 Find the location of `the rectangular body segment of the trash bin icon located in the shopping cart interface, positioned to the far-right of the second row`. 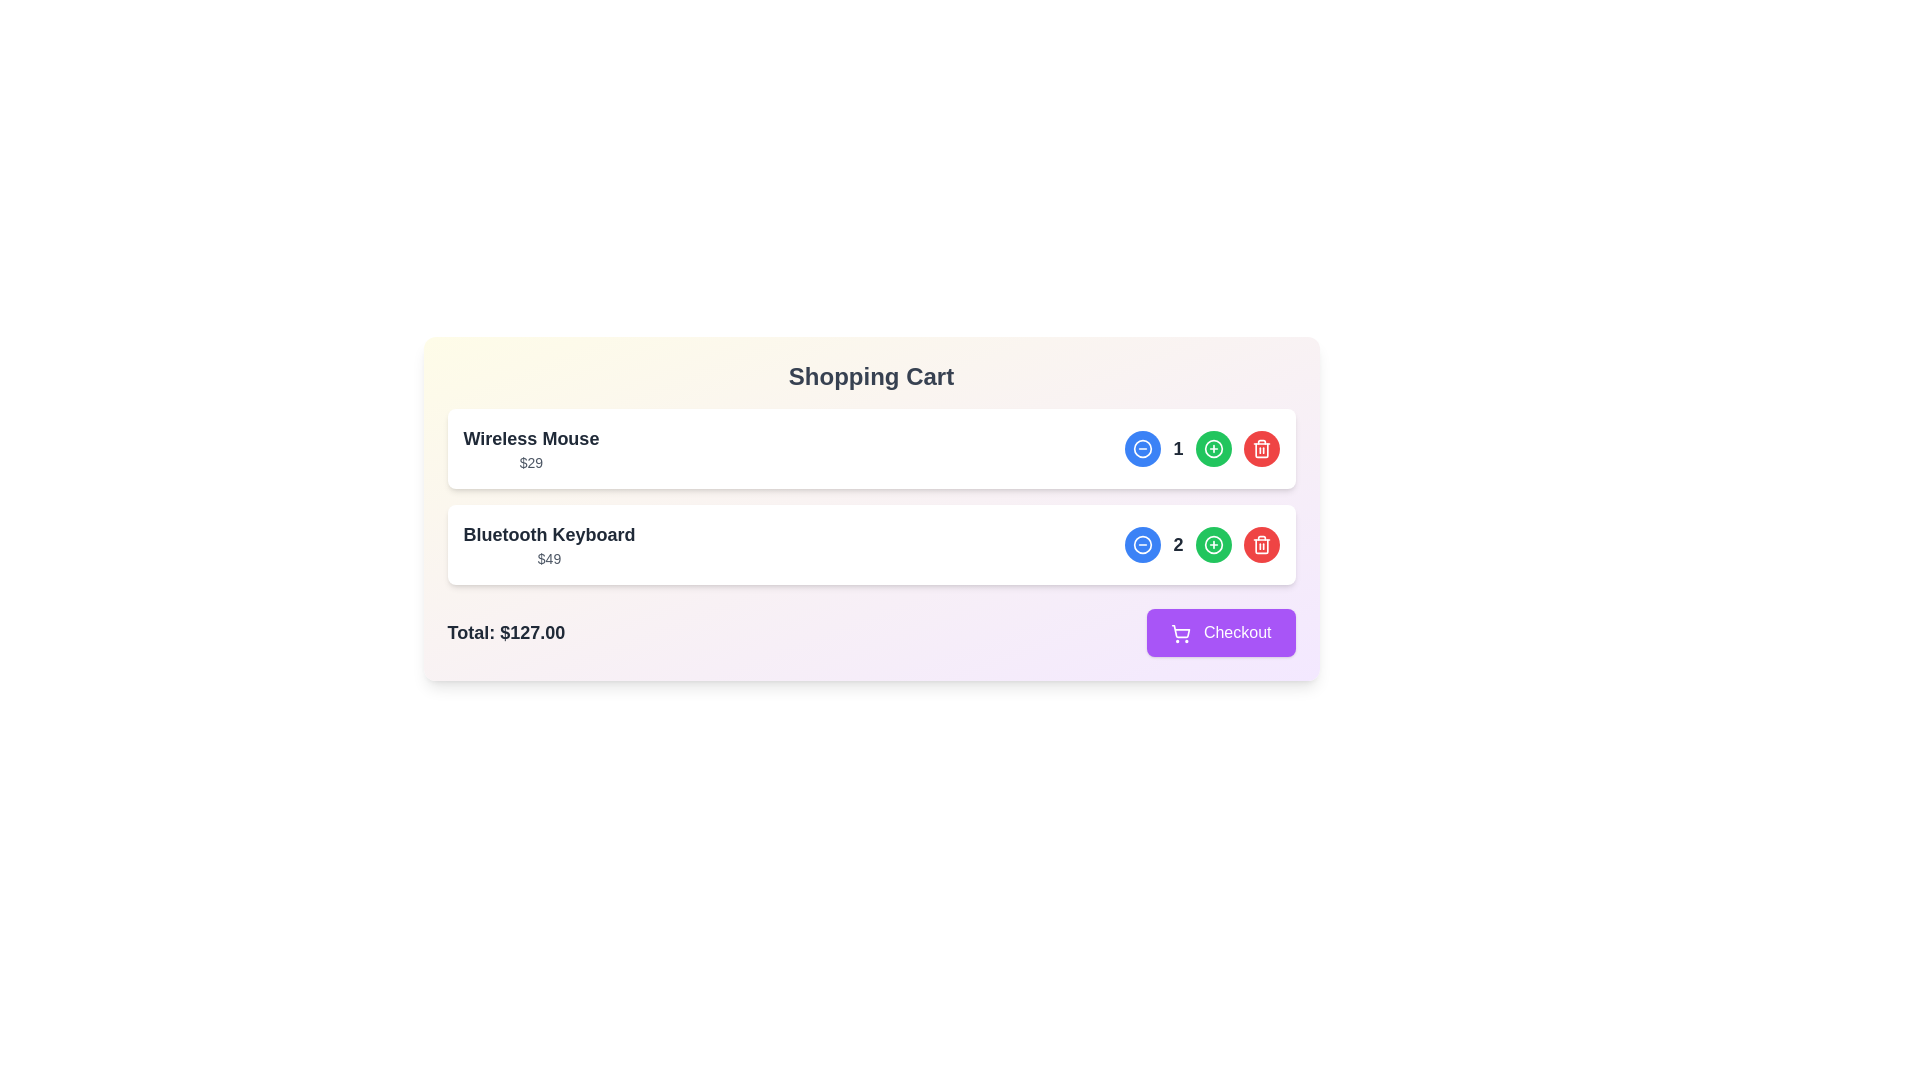

the rectangular body segment of the trash bin icon located in the shopping cart interface, positioned to the far-right of the second row is located at coordinates (1260, 546).